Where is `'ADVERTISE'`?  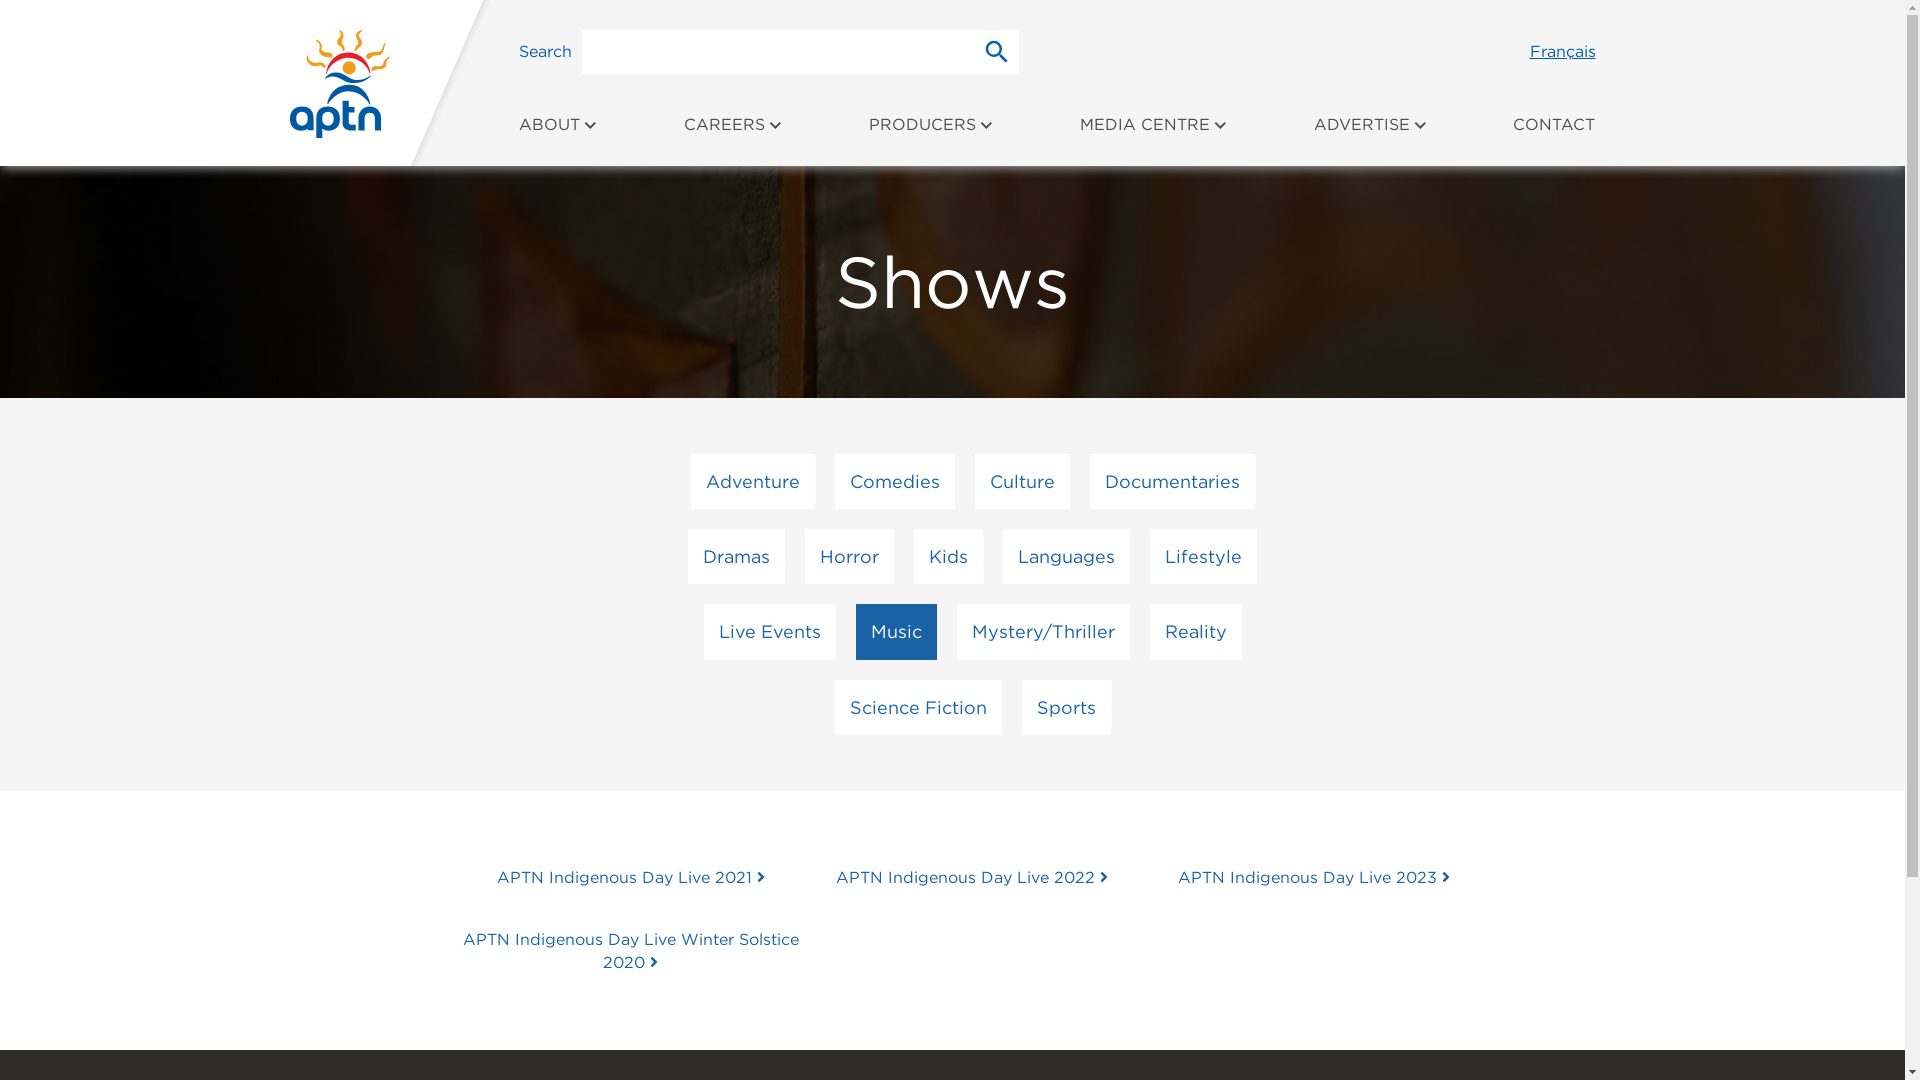 'ADVERTISE' is located at coordinates (1370, 135).